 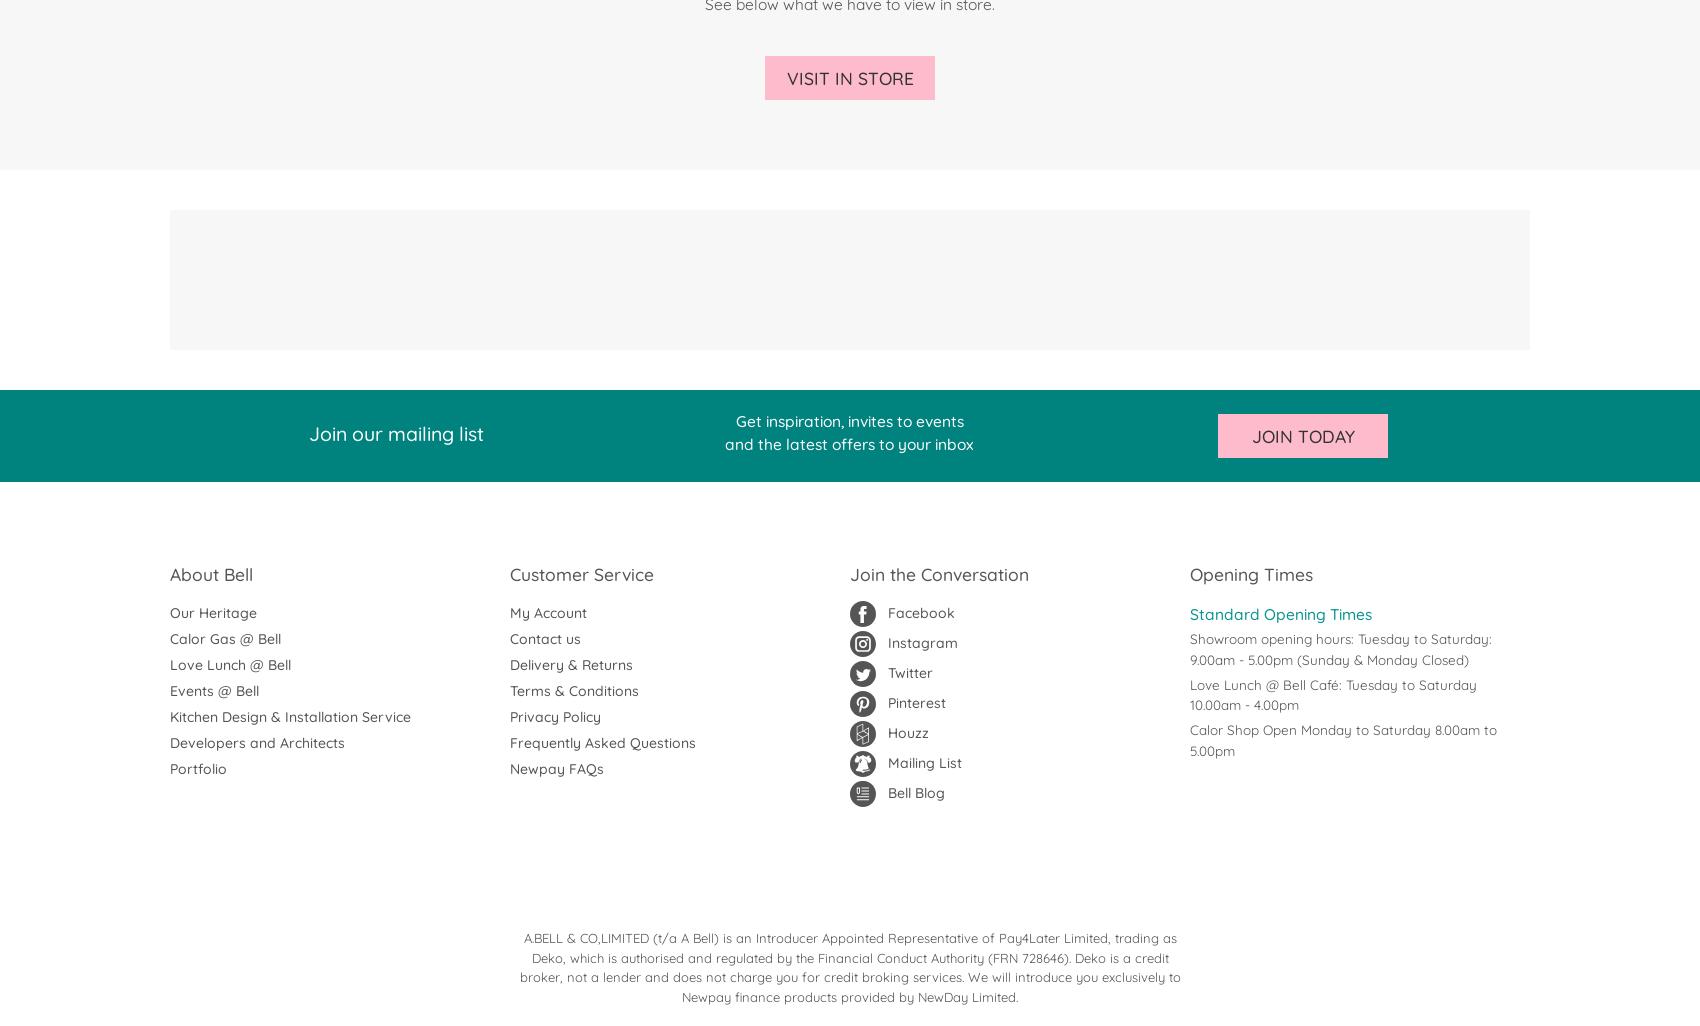 What do you see at coordinates (510, 715) in the screenshot?
I see `'Privacy Policy'` at bounding box center [510, 715].